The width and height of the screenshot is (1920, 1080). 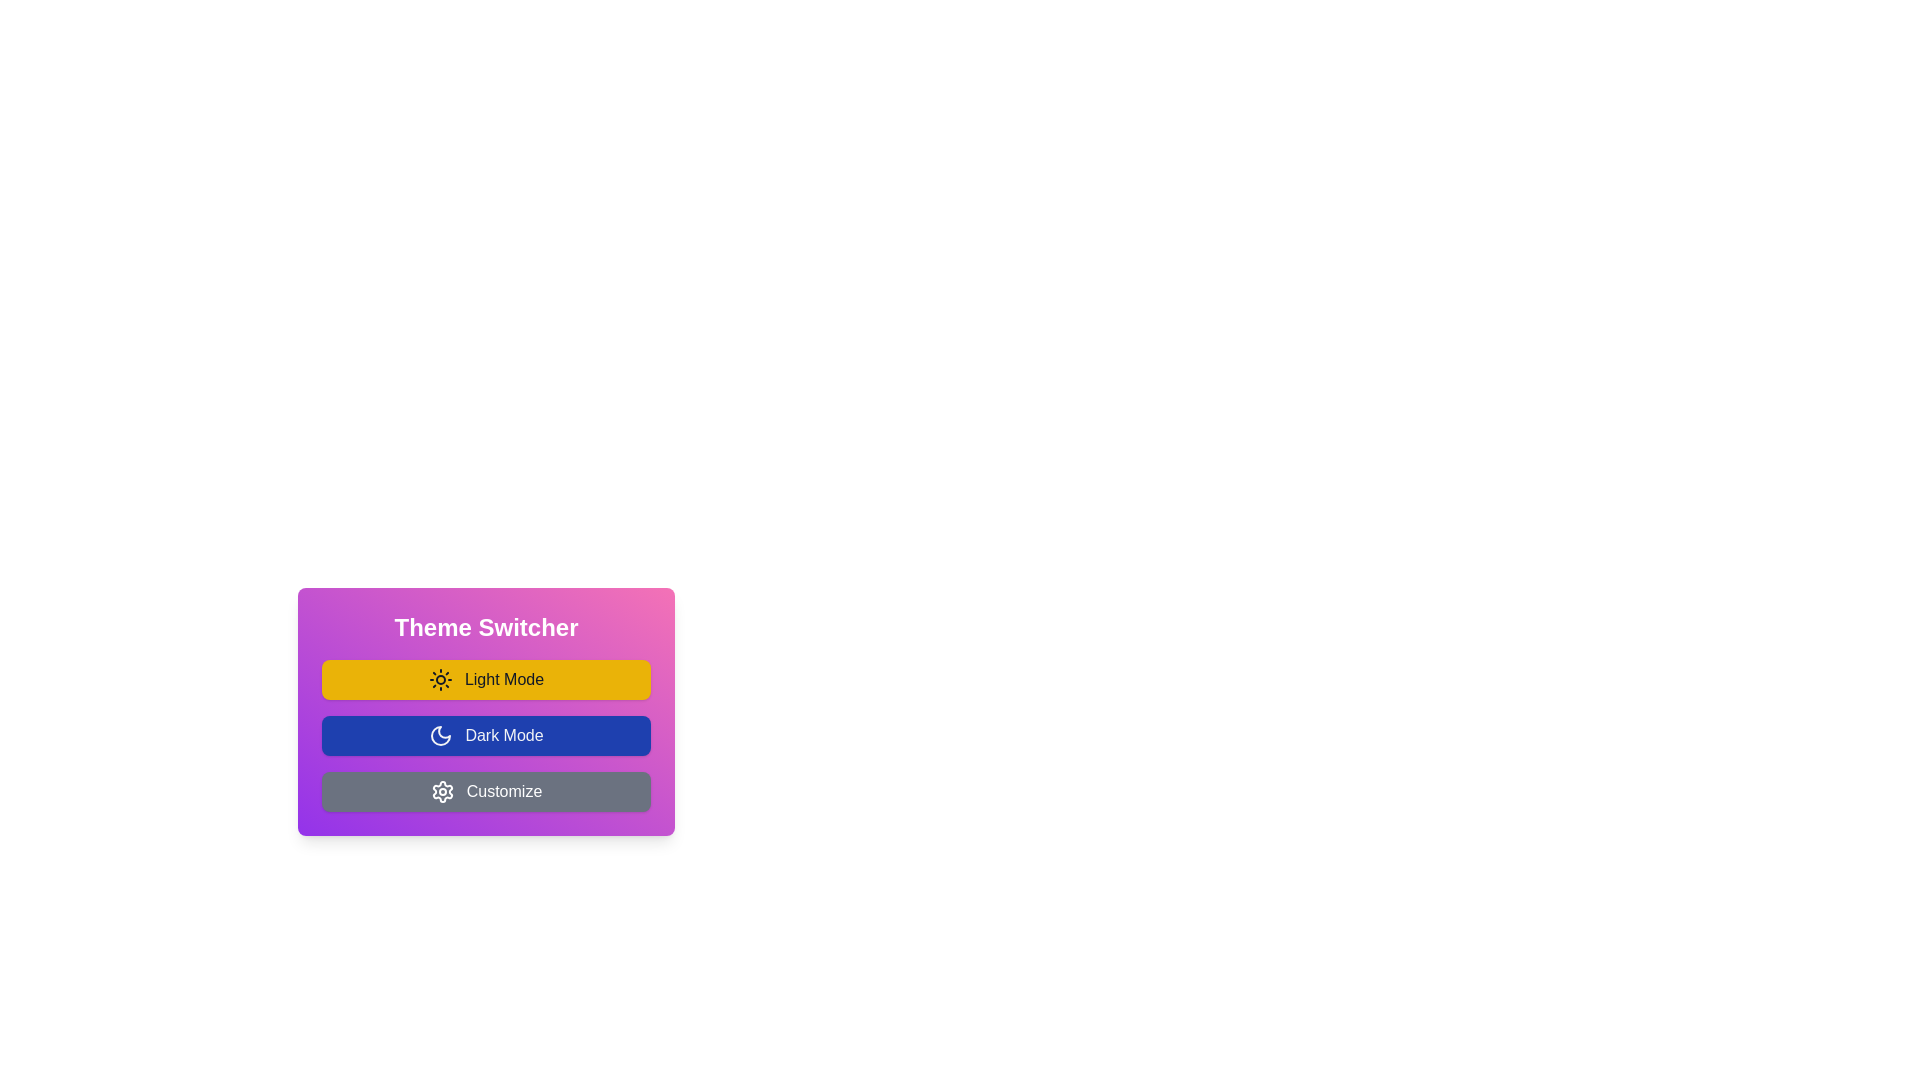 I want to click on the 'Dark Mode' button located in the Theme Switcher panel, which is the second option in the vertical list of buttons, so click(x=440, y=736).